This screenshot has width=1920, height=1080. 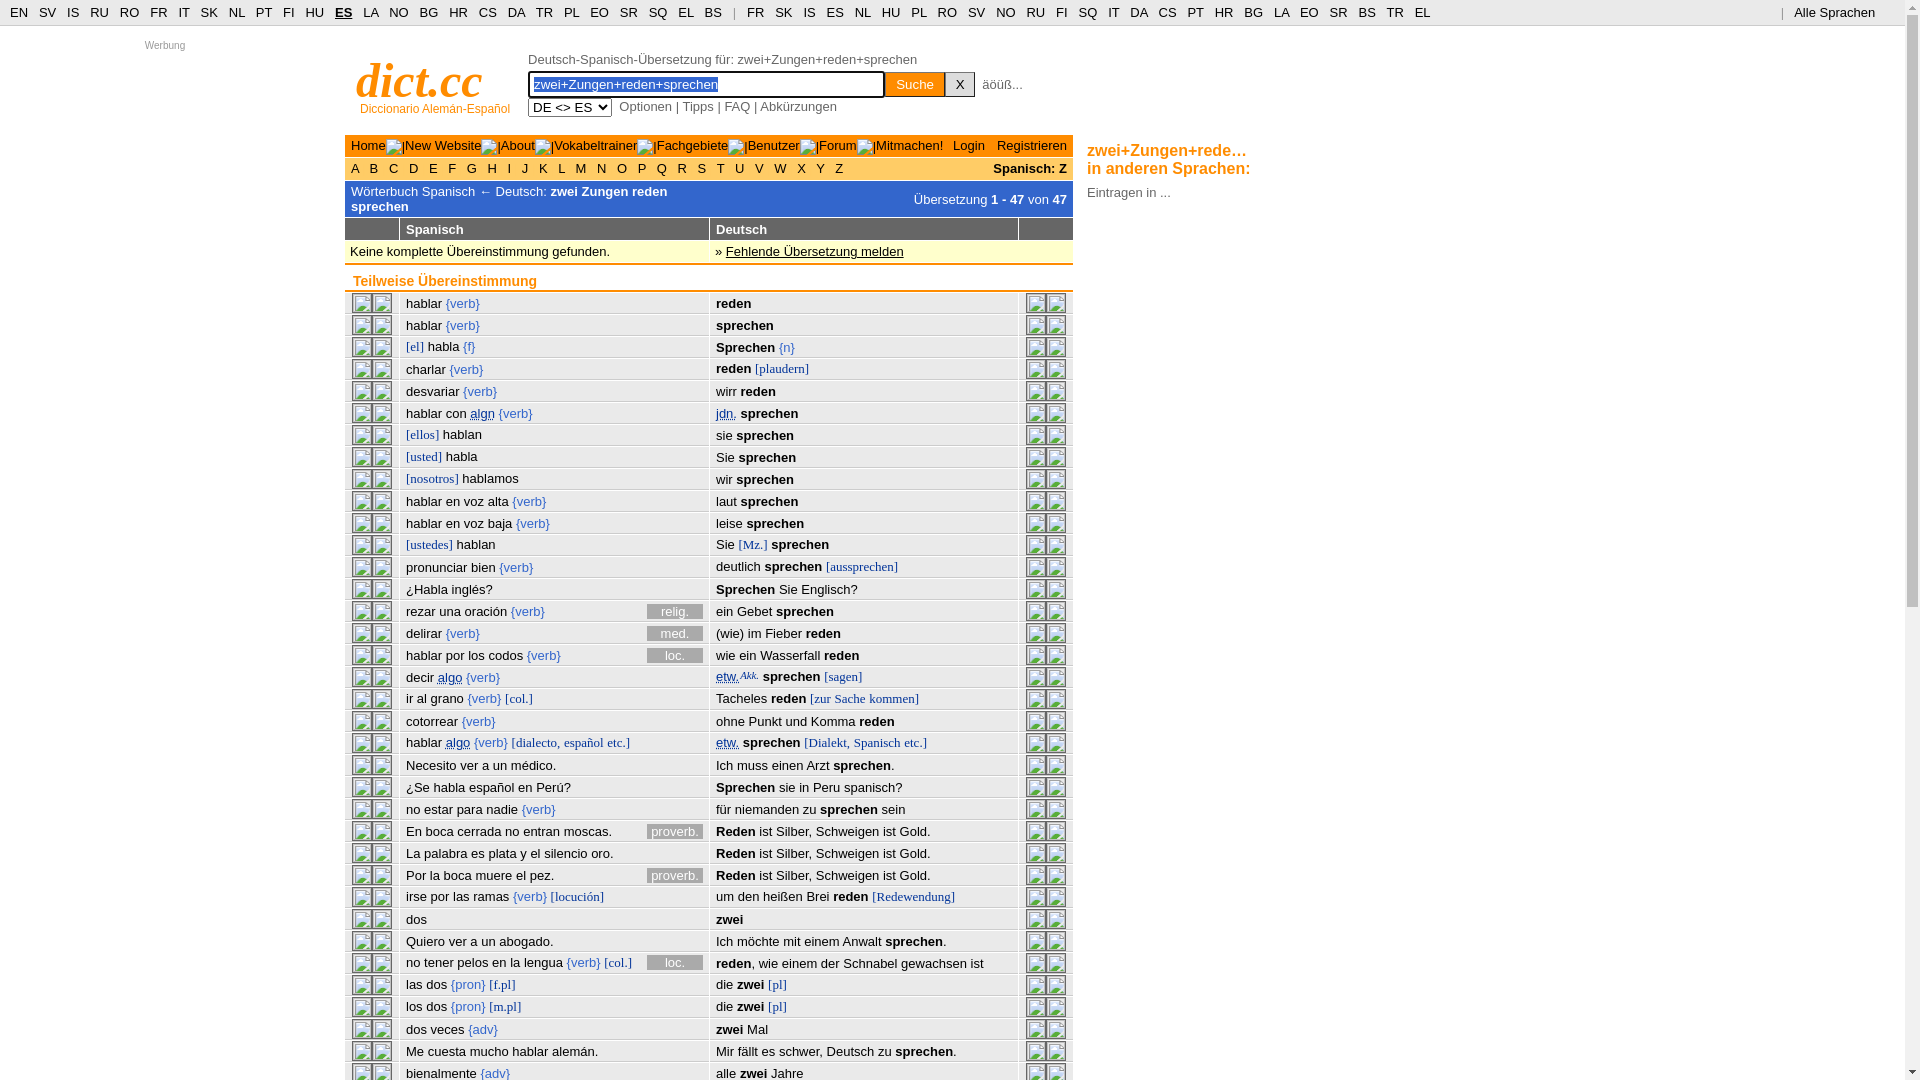 I want to click on 'Vokabeltrainer', so click(x=594, y=144).